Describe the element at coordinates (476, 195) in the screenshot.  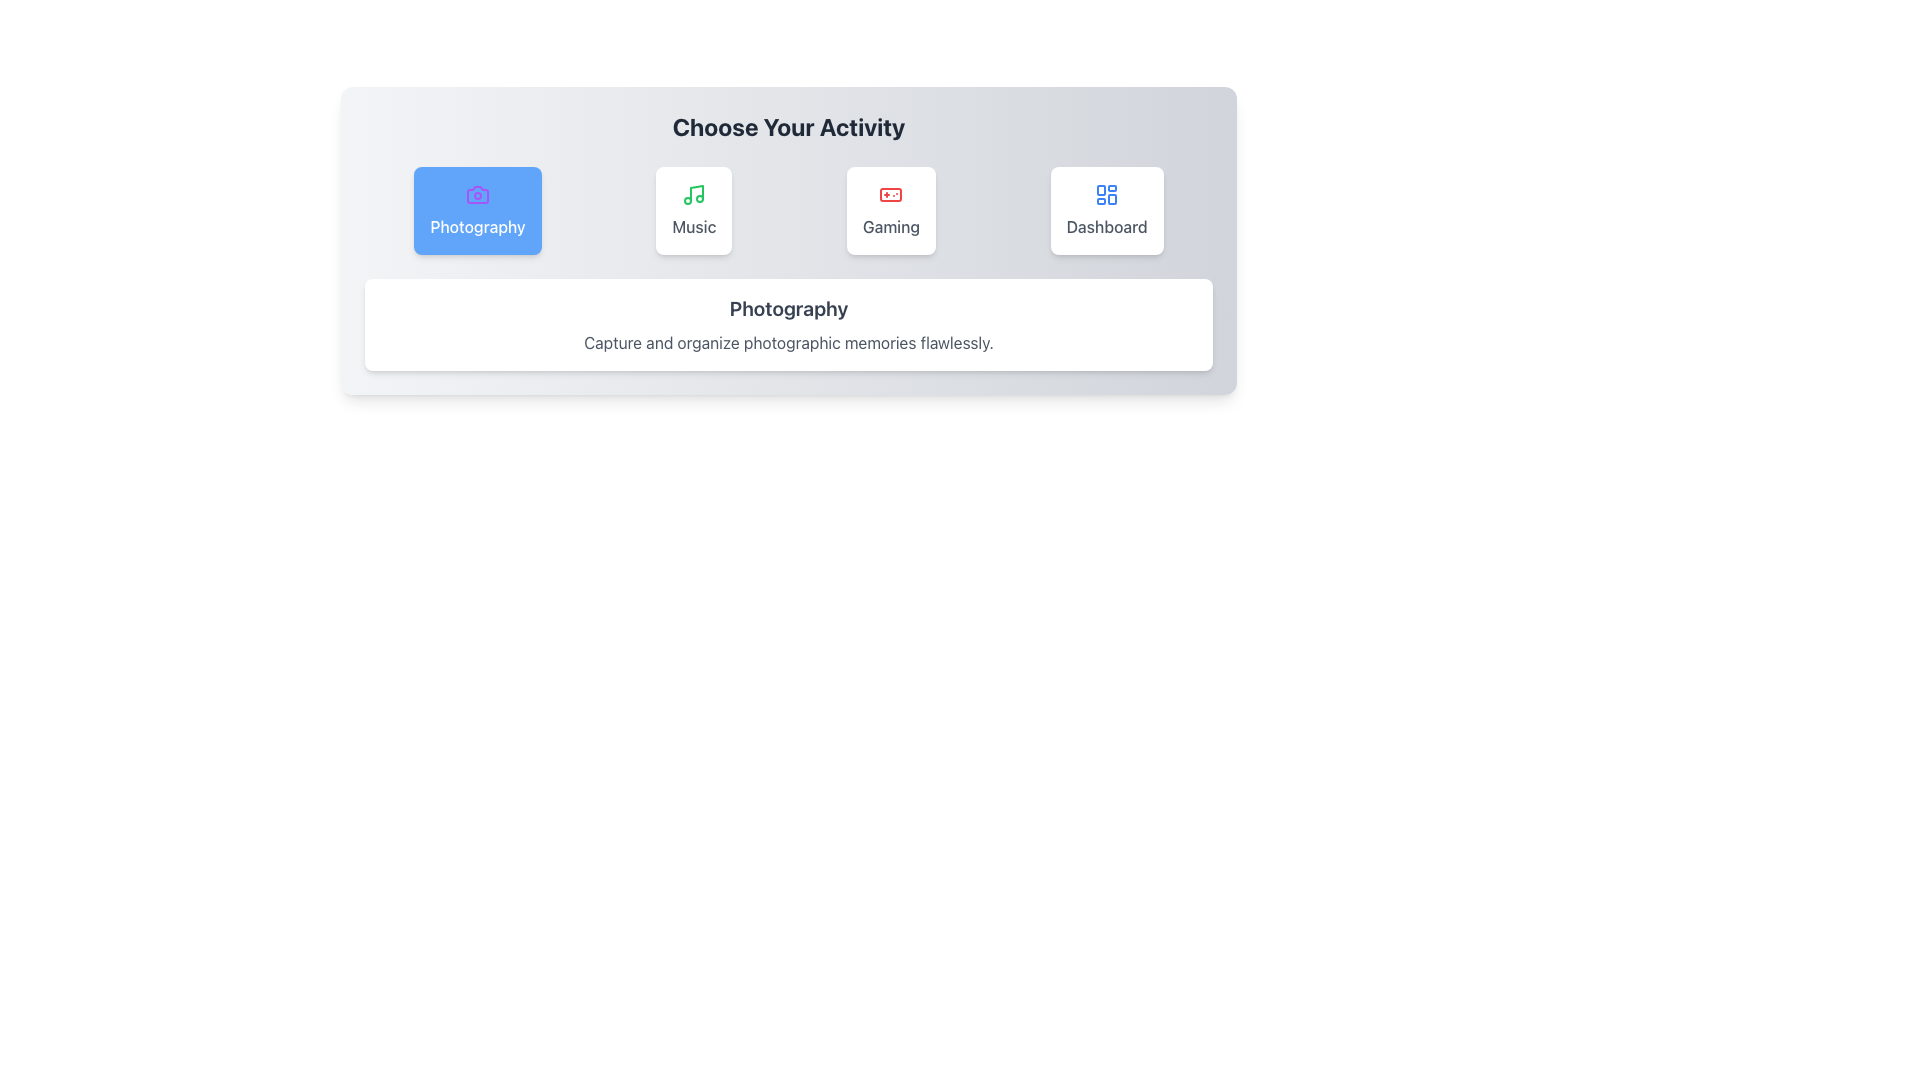
I see `the decorative vector graphic component that visually indicates the photography button in the activity selection interface` at that location.